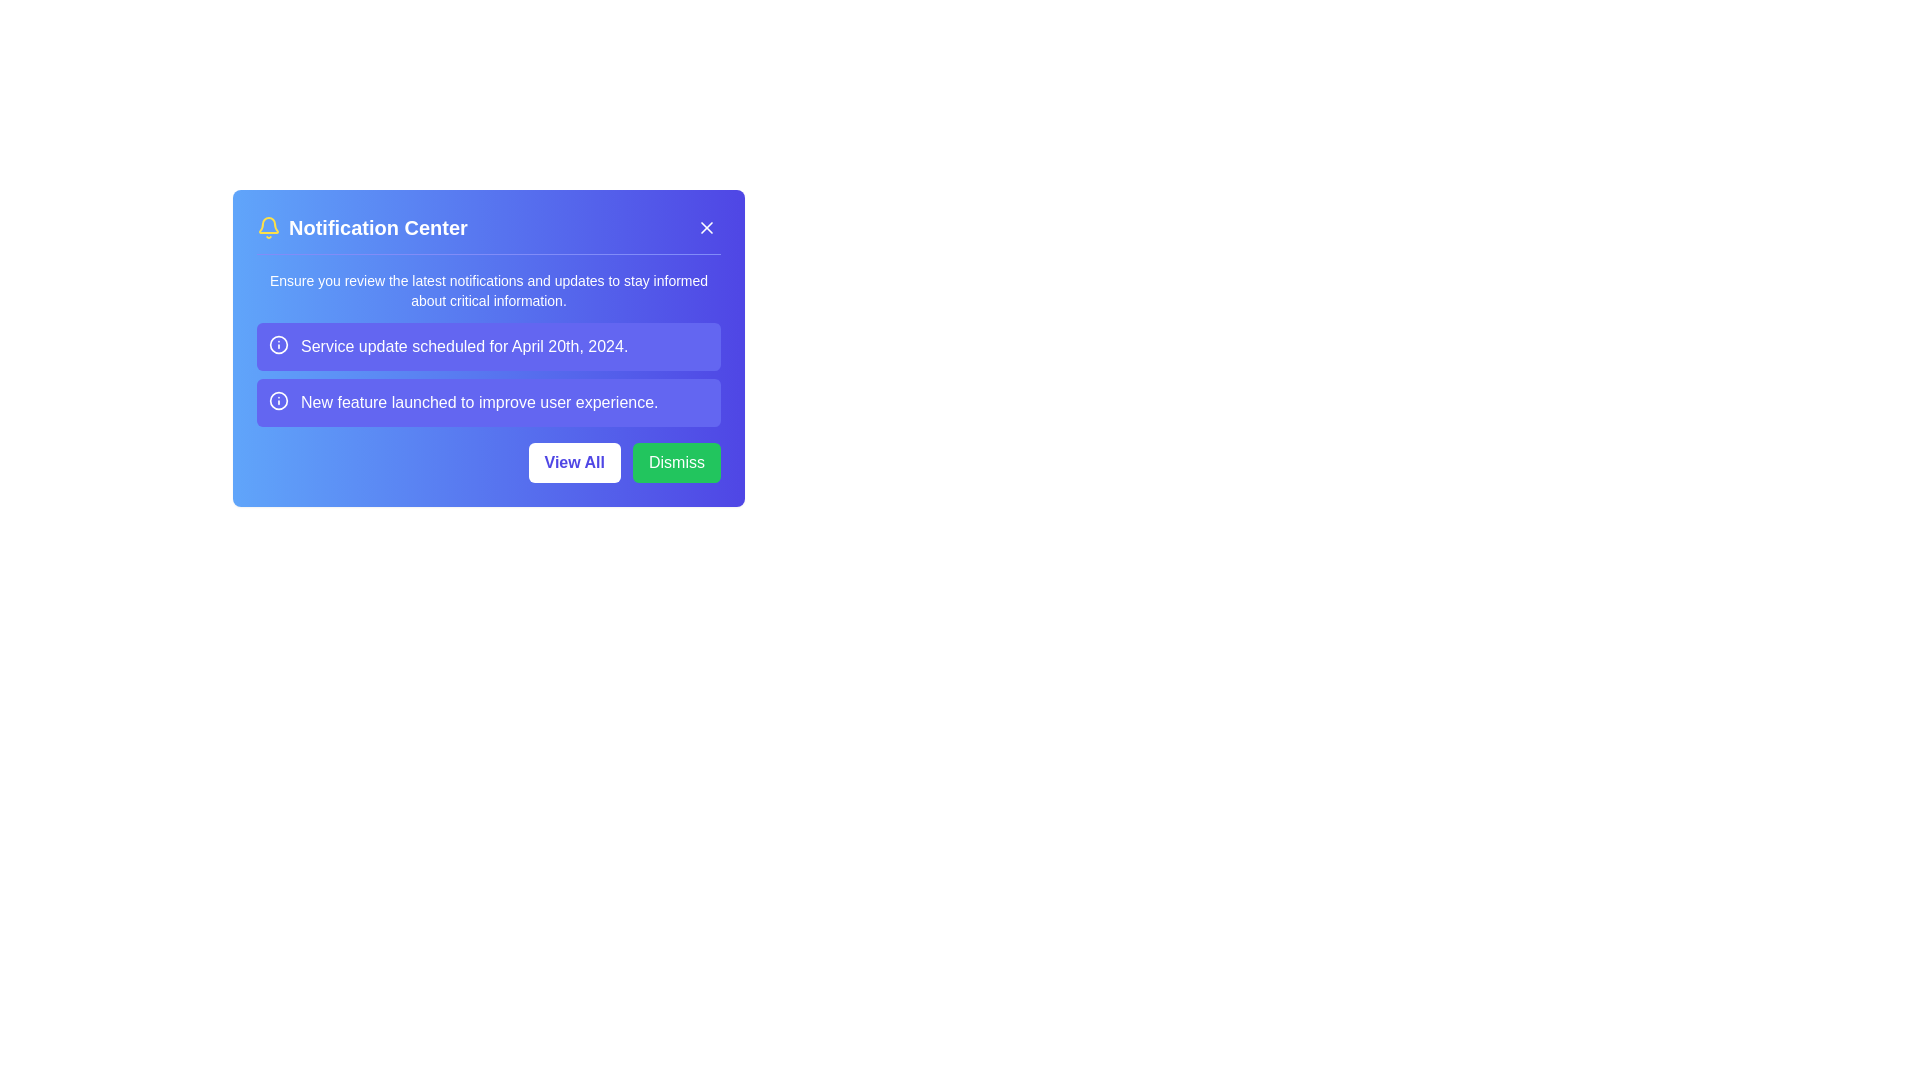 Image resolution: width=1920 pixels, height=1080 pixels. What do you see at coordinates (378, 226) in the screenshot?
I see `the 'Notification Center' text label, which is prominently displayed in a bold, extra-large font within the header of the notification modal` at bounding box center [378, 226].